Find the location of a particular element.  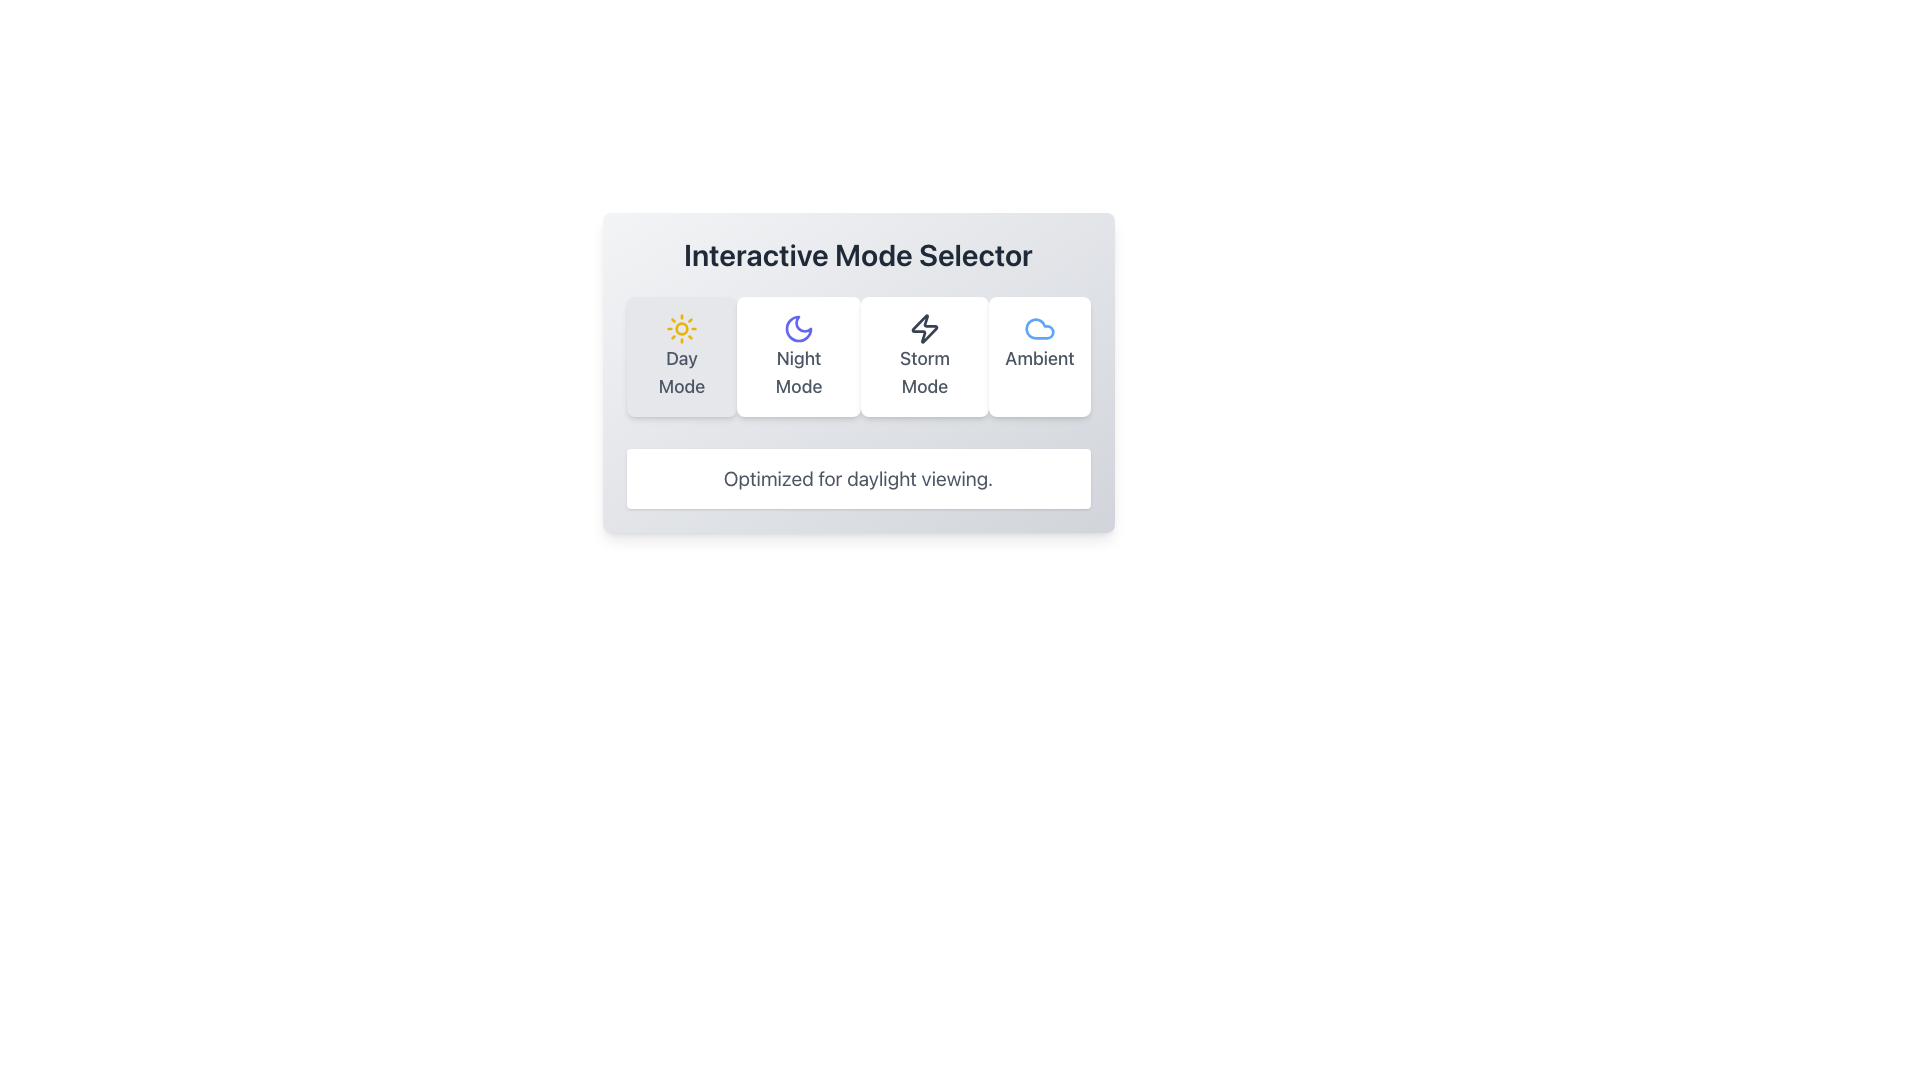

the 'Storm Mode' text label, which is styled with a medium font size and gray color, located under a lightning bolt icon in the 'Interactive Mode Selector' interface is located at coordinates (924, 373).